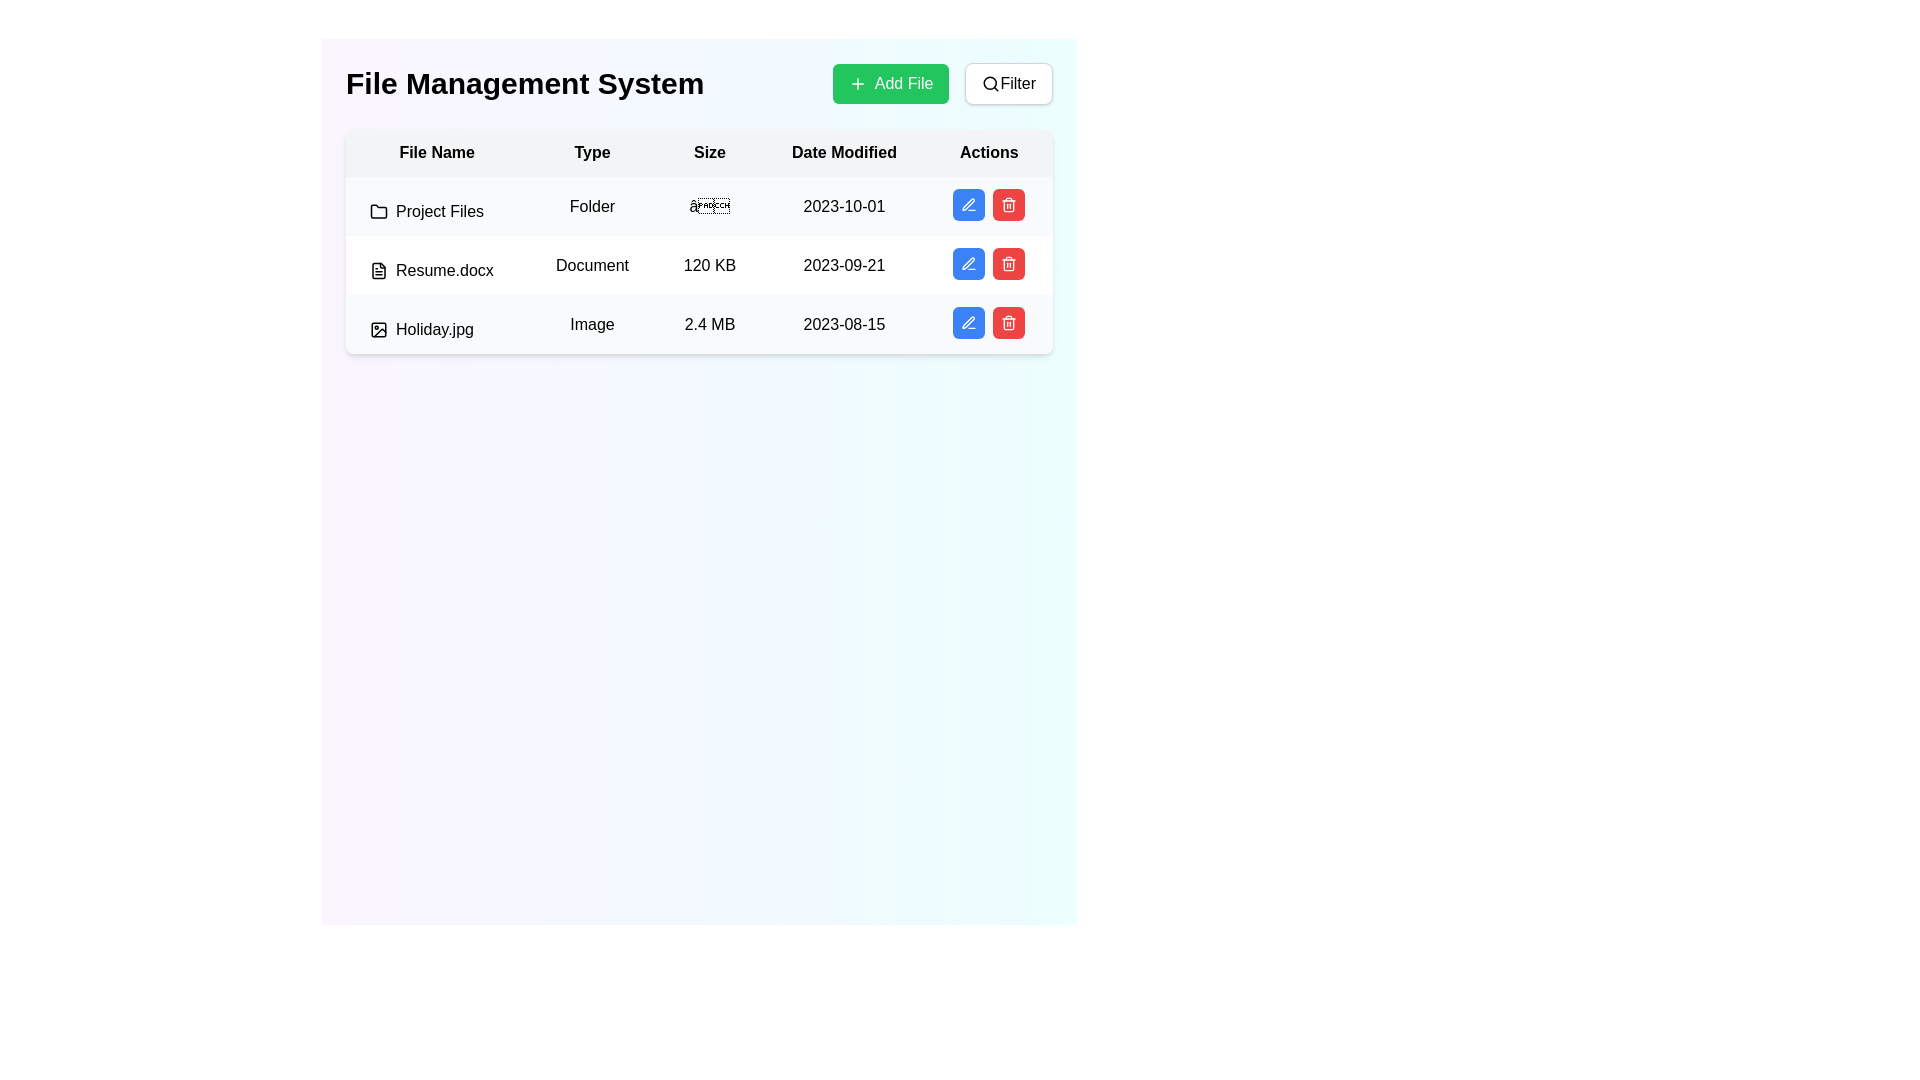 This screenshot has width=1920, height=1080. Describe the element at coordinates (436, 212) in the screenshot. I see `the 'Project Files' folder item` at that location.